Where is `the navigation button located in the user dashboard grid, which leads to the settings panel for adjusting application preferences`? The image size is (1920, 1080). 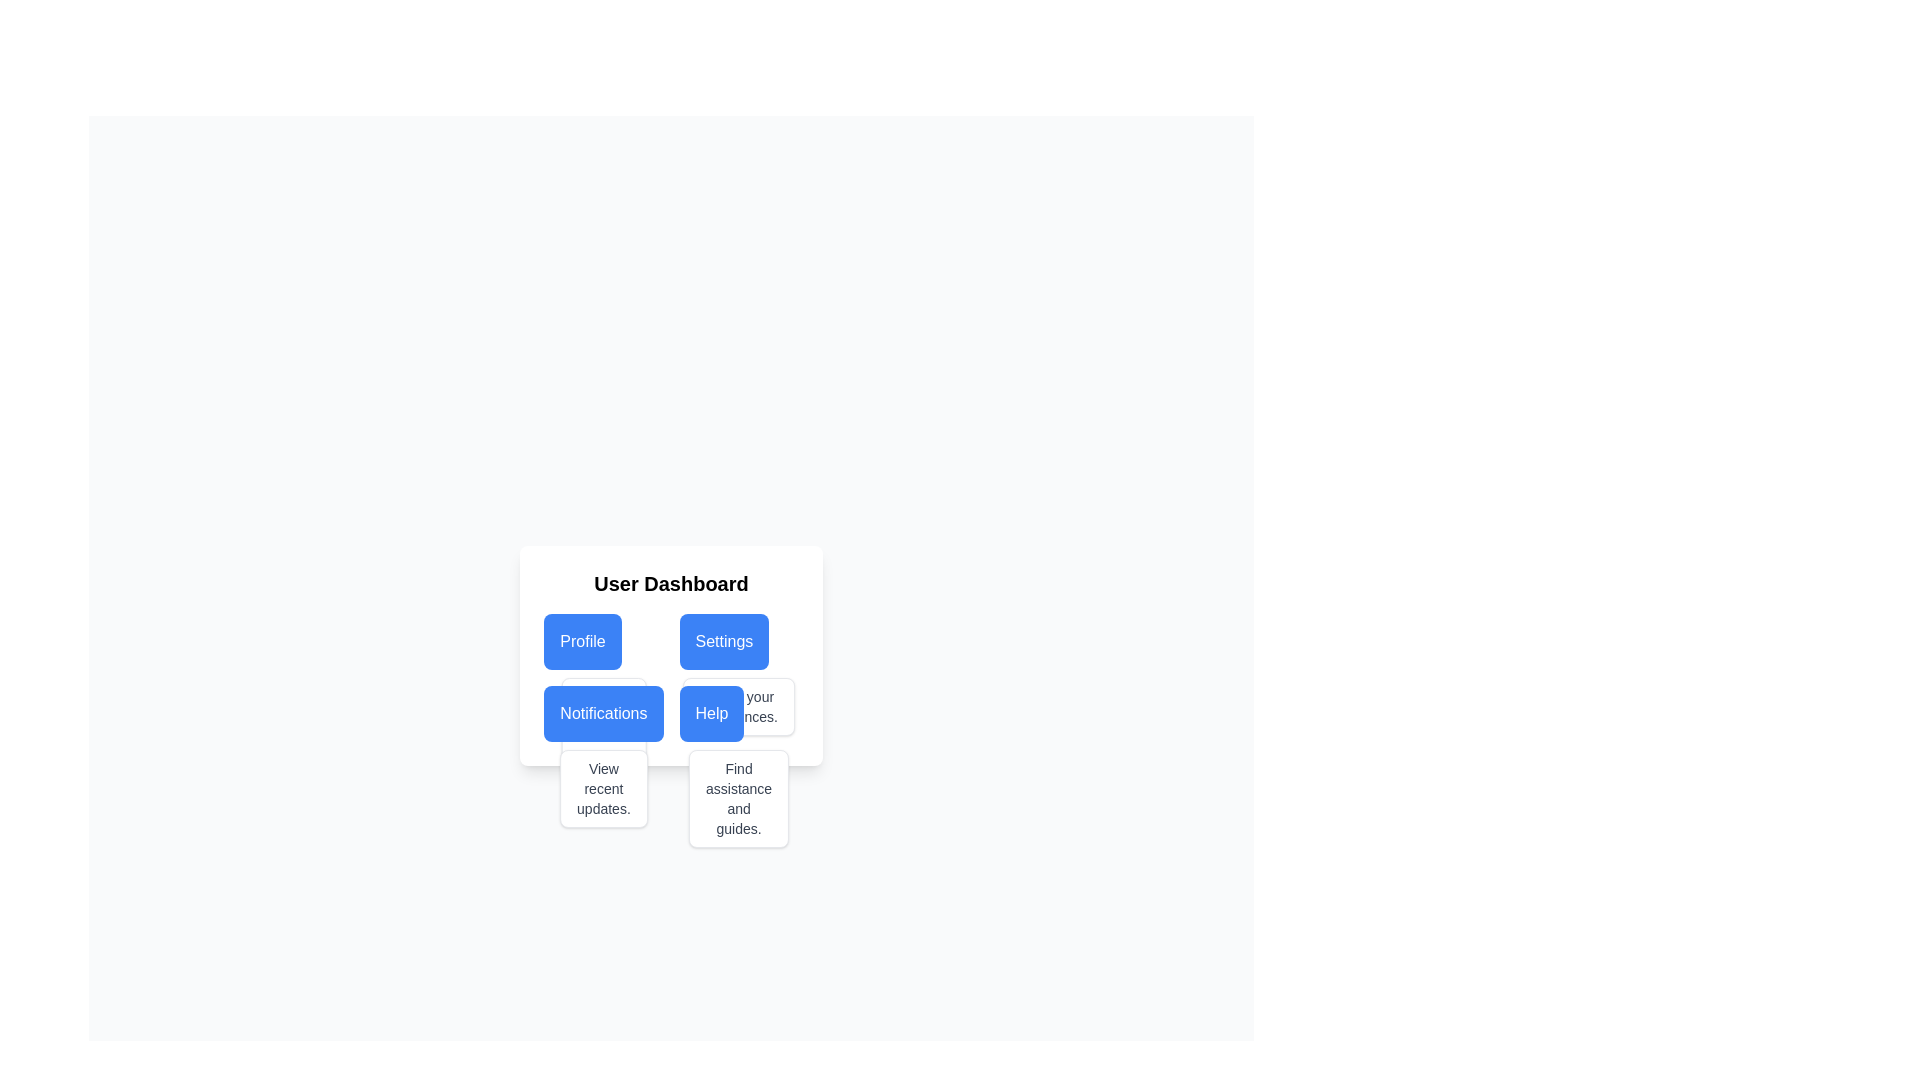 the navigation button located in the user dashboard grid, which leads to the settings panel for adjusting application preferences is located at coordinates (723, 641).